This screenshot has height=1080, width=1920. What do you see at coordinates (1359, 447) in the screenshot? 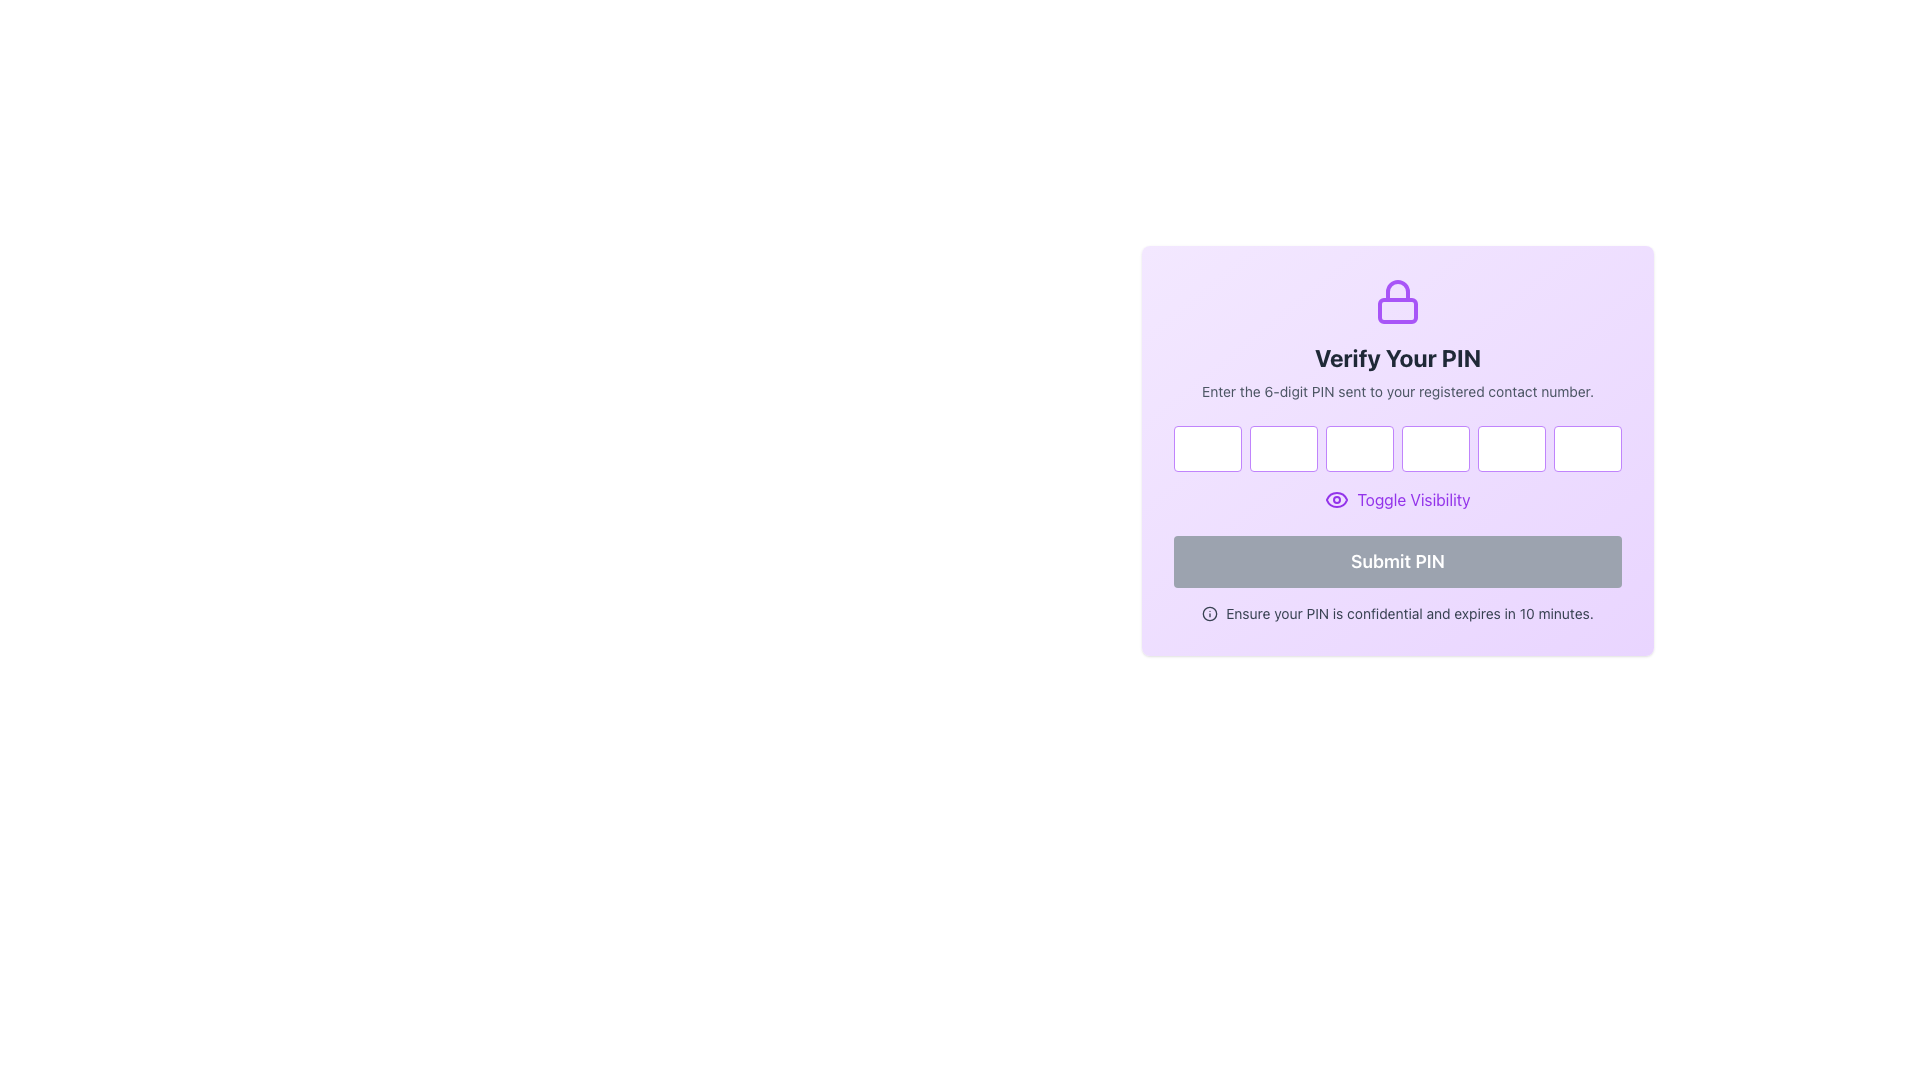
I see `the third password input field, which is a small rectangular field with a purple border and rounded corners, located in a horizontal row of six similar fields` at bounding box center [1359, 447].